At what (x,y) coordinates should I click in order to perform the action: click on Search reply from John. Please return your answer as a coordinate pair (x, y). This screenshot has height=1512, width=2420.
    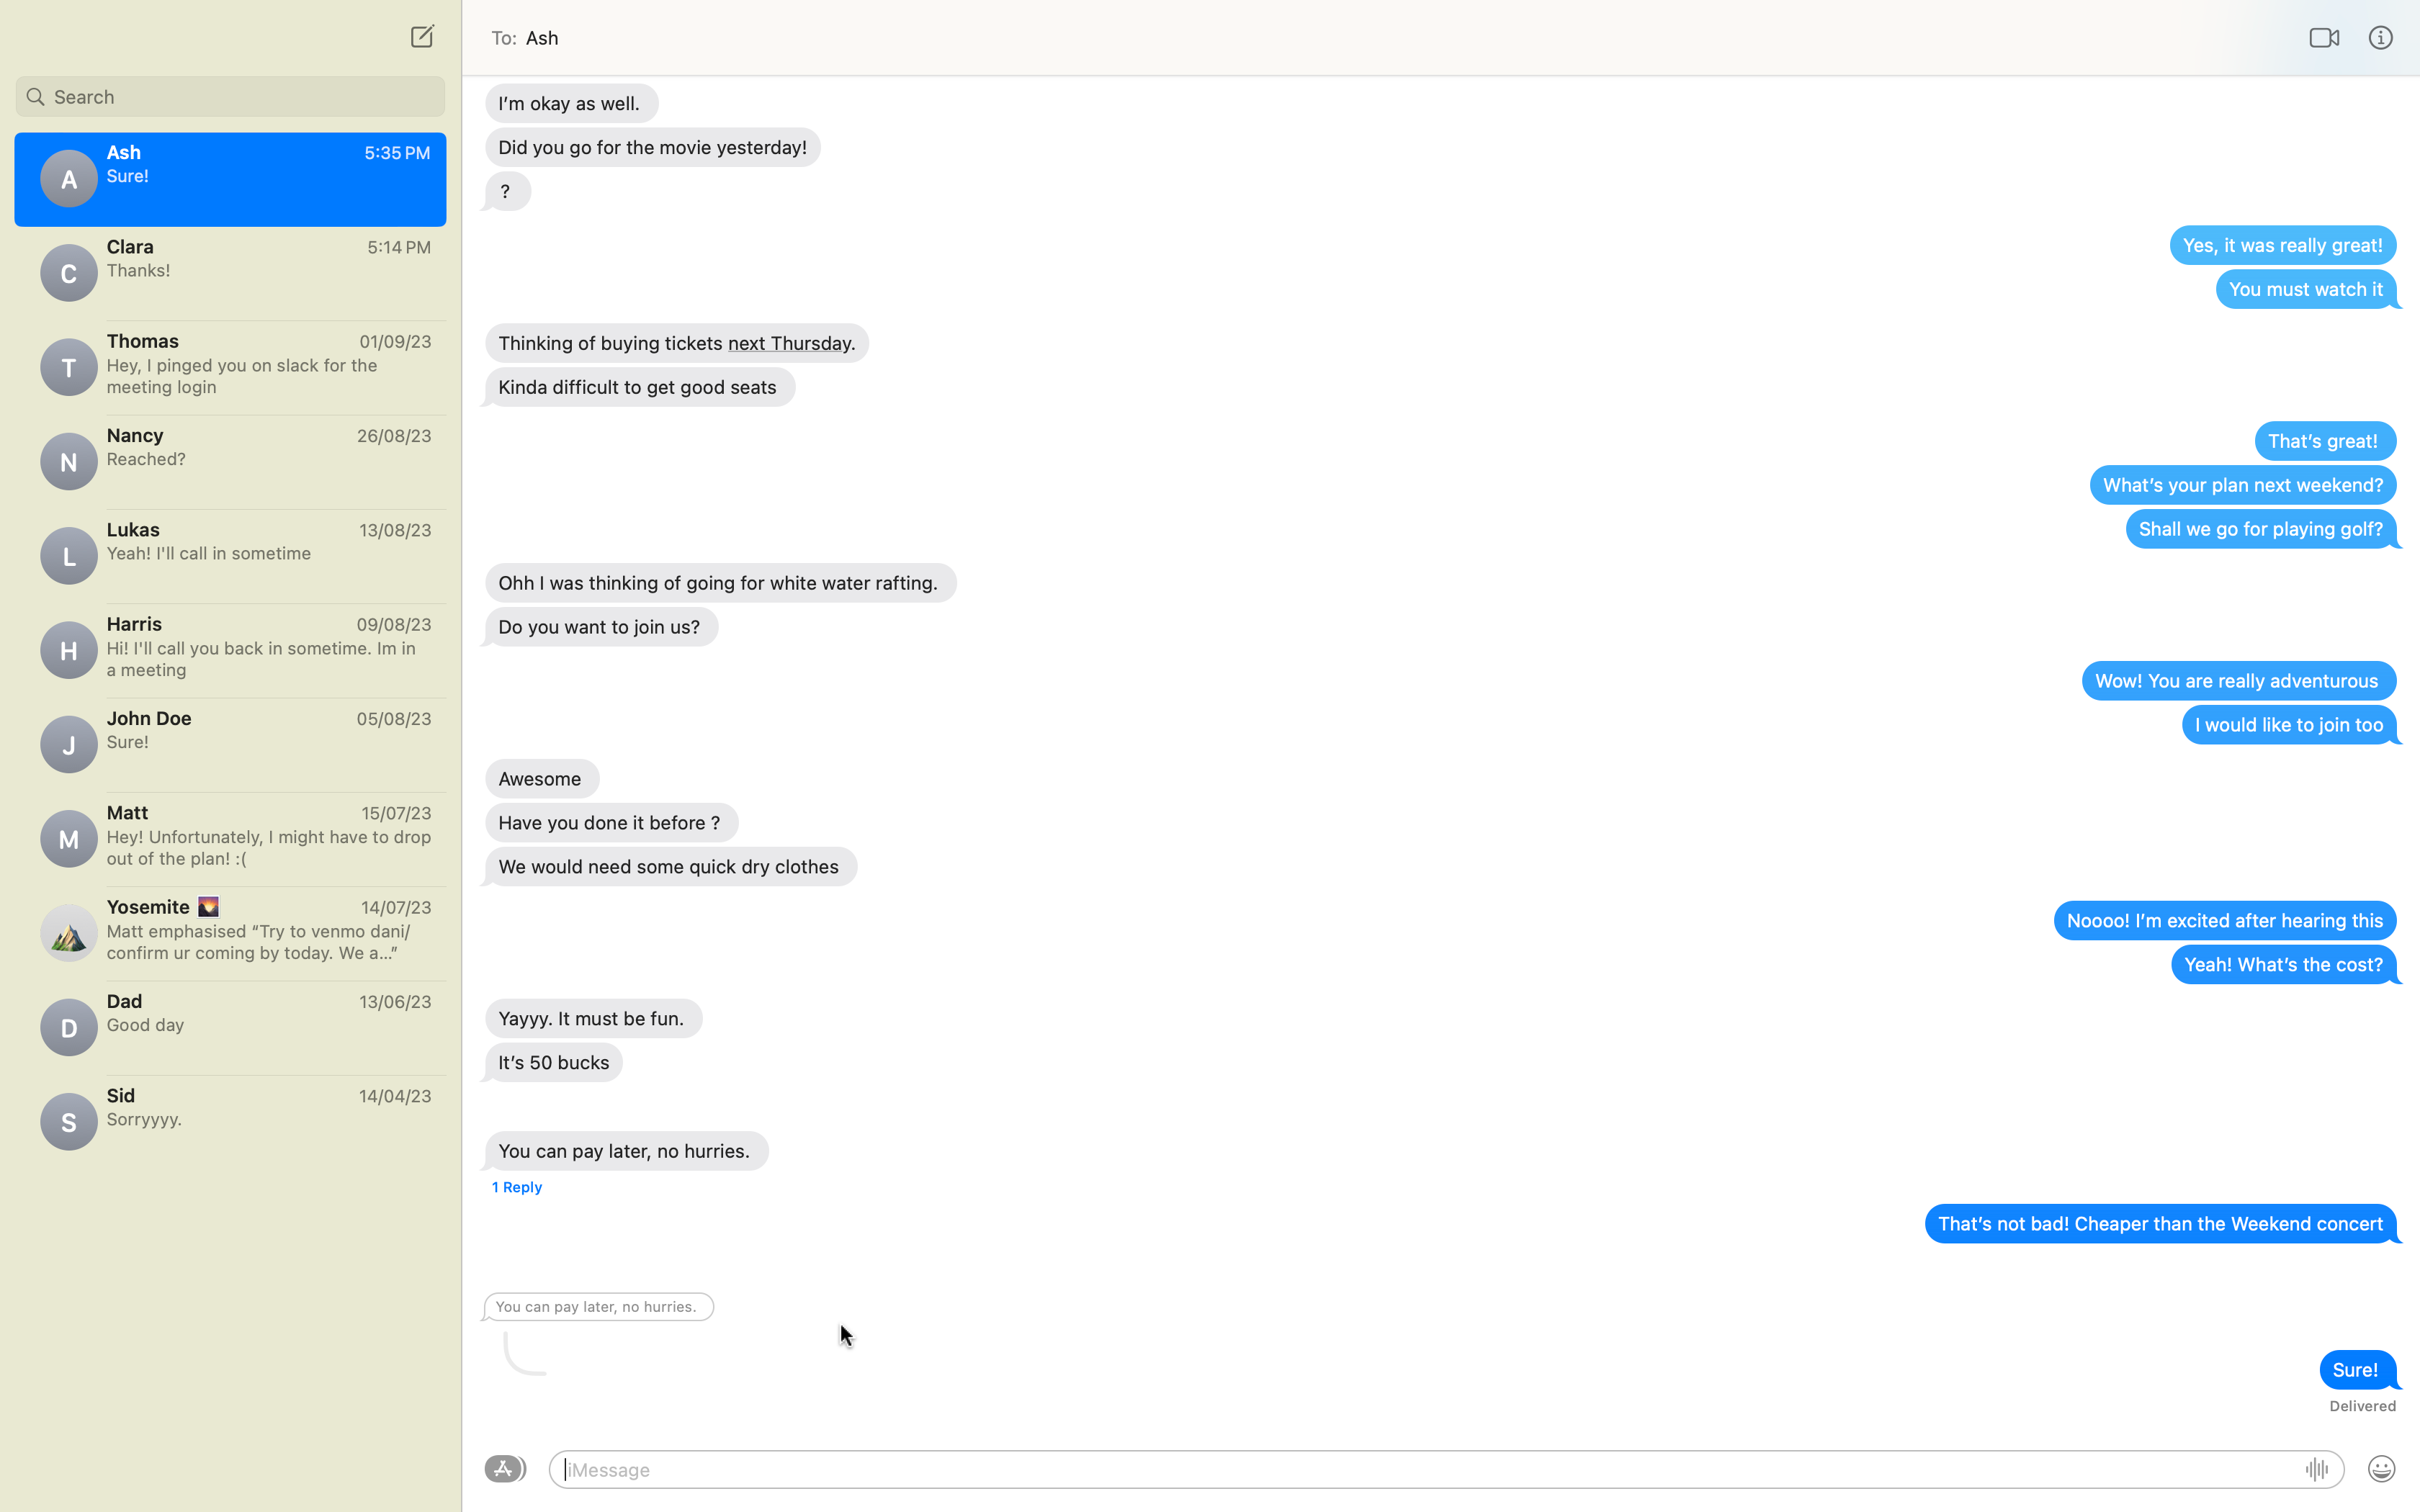
    Looking at the image, I should click on (229, 92).